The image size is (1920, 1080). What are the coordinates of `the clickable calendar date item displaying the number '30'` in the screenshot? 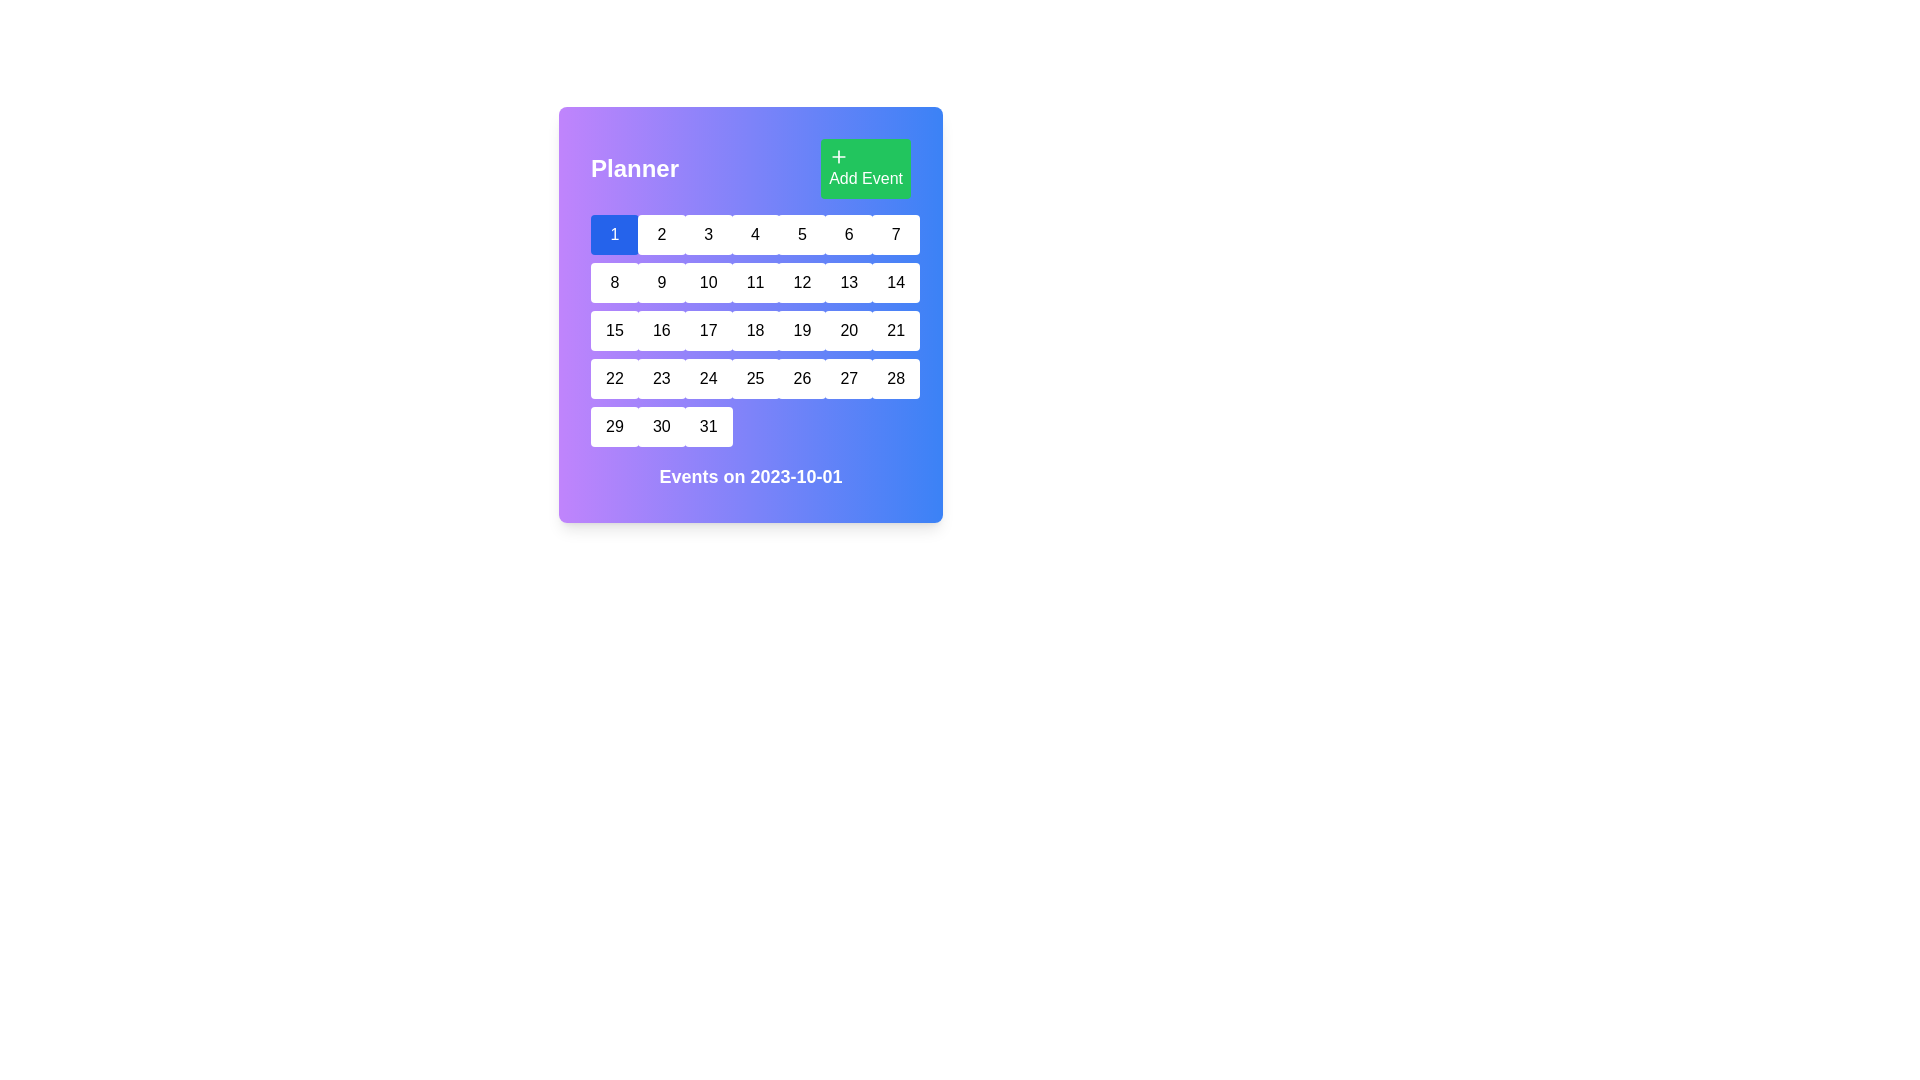 It's located at (661, 426).